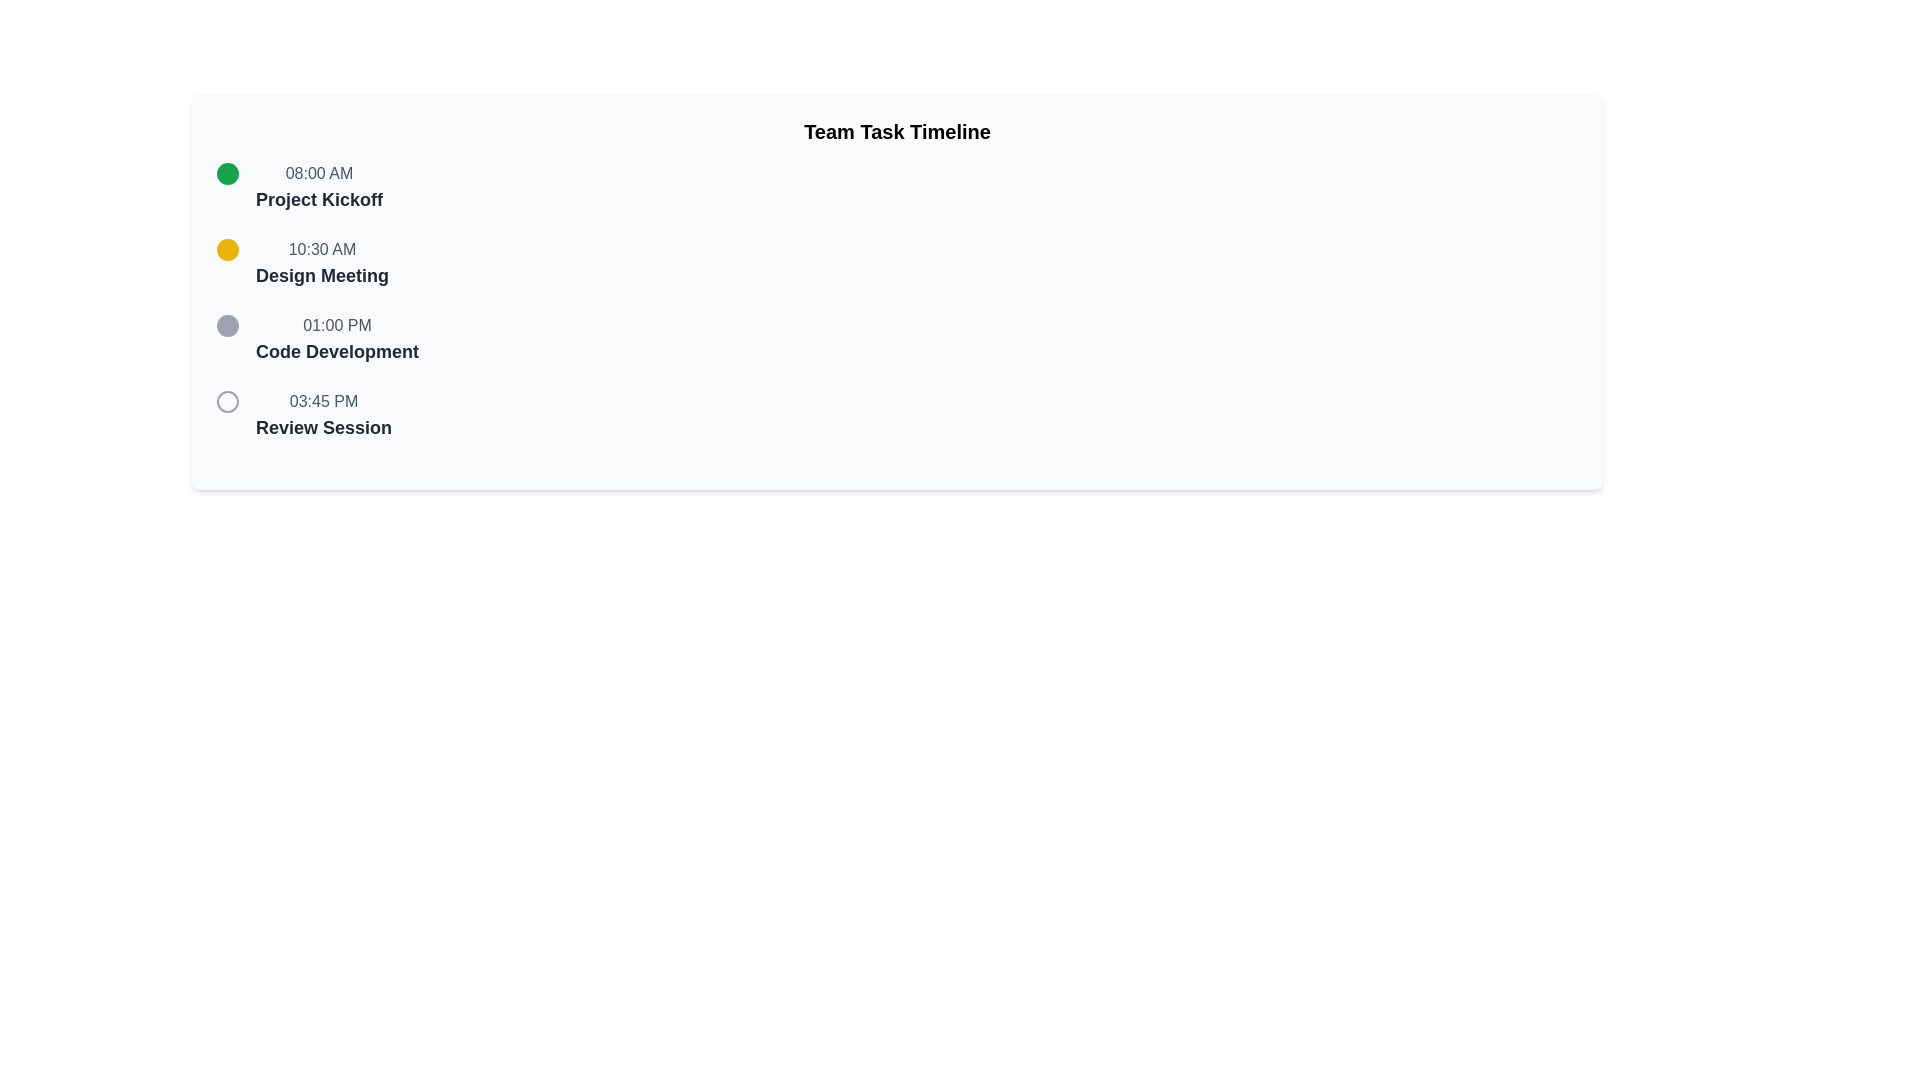  What do you see at coordinates (227, 325) in the screenshot?
I see `the third SVG circle element in the vertical sequence, which represents a step in the task timeline, adjacent to the timestamp '01:00 PM' and the label 'Code Development.'` at bounding box center [227, 325].